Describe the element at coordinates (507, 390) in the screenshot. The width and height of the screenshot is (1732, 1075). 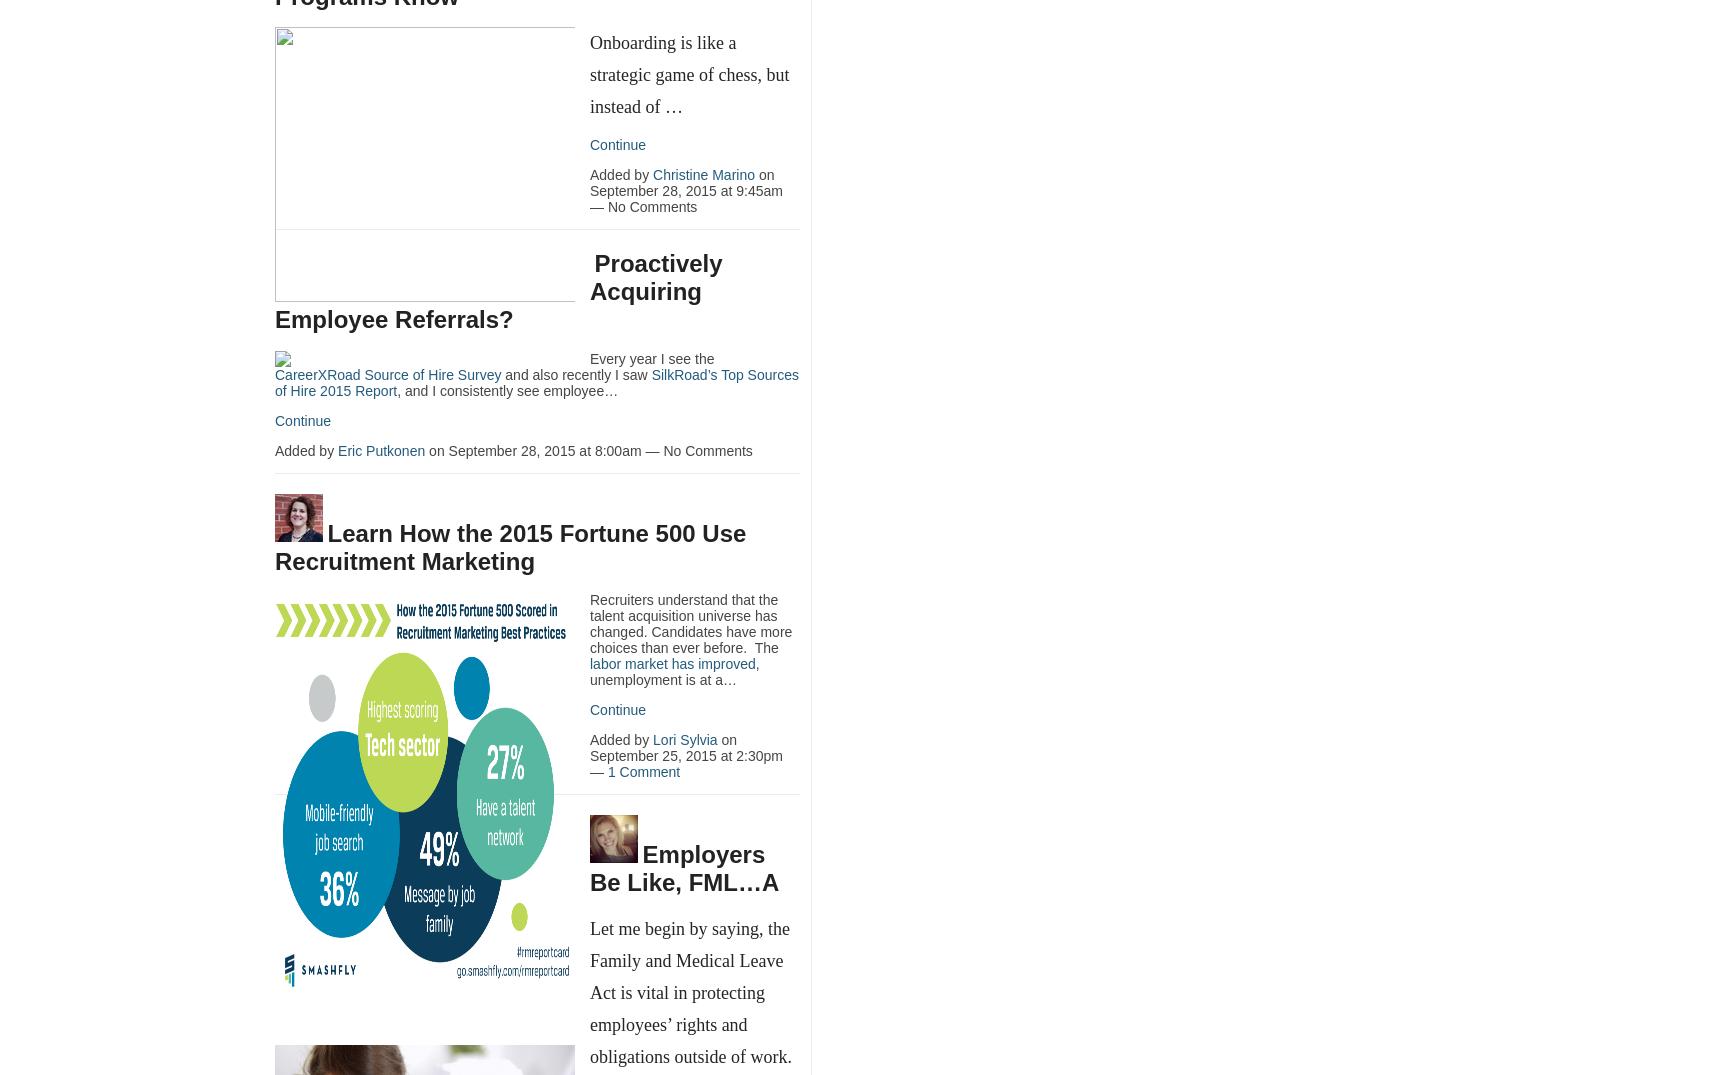
I see `', and I consistently see employee…'` at that location.